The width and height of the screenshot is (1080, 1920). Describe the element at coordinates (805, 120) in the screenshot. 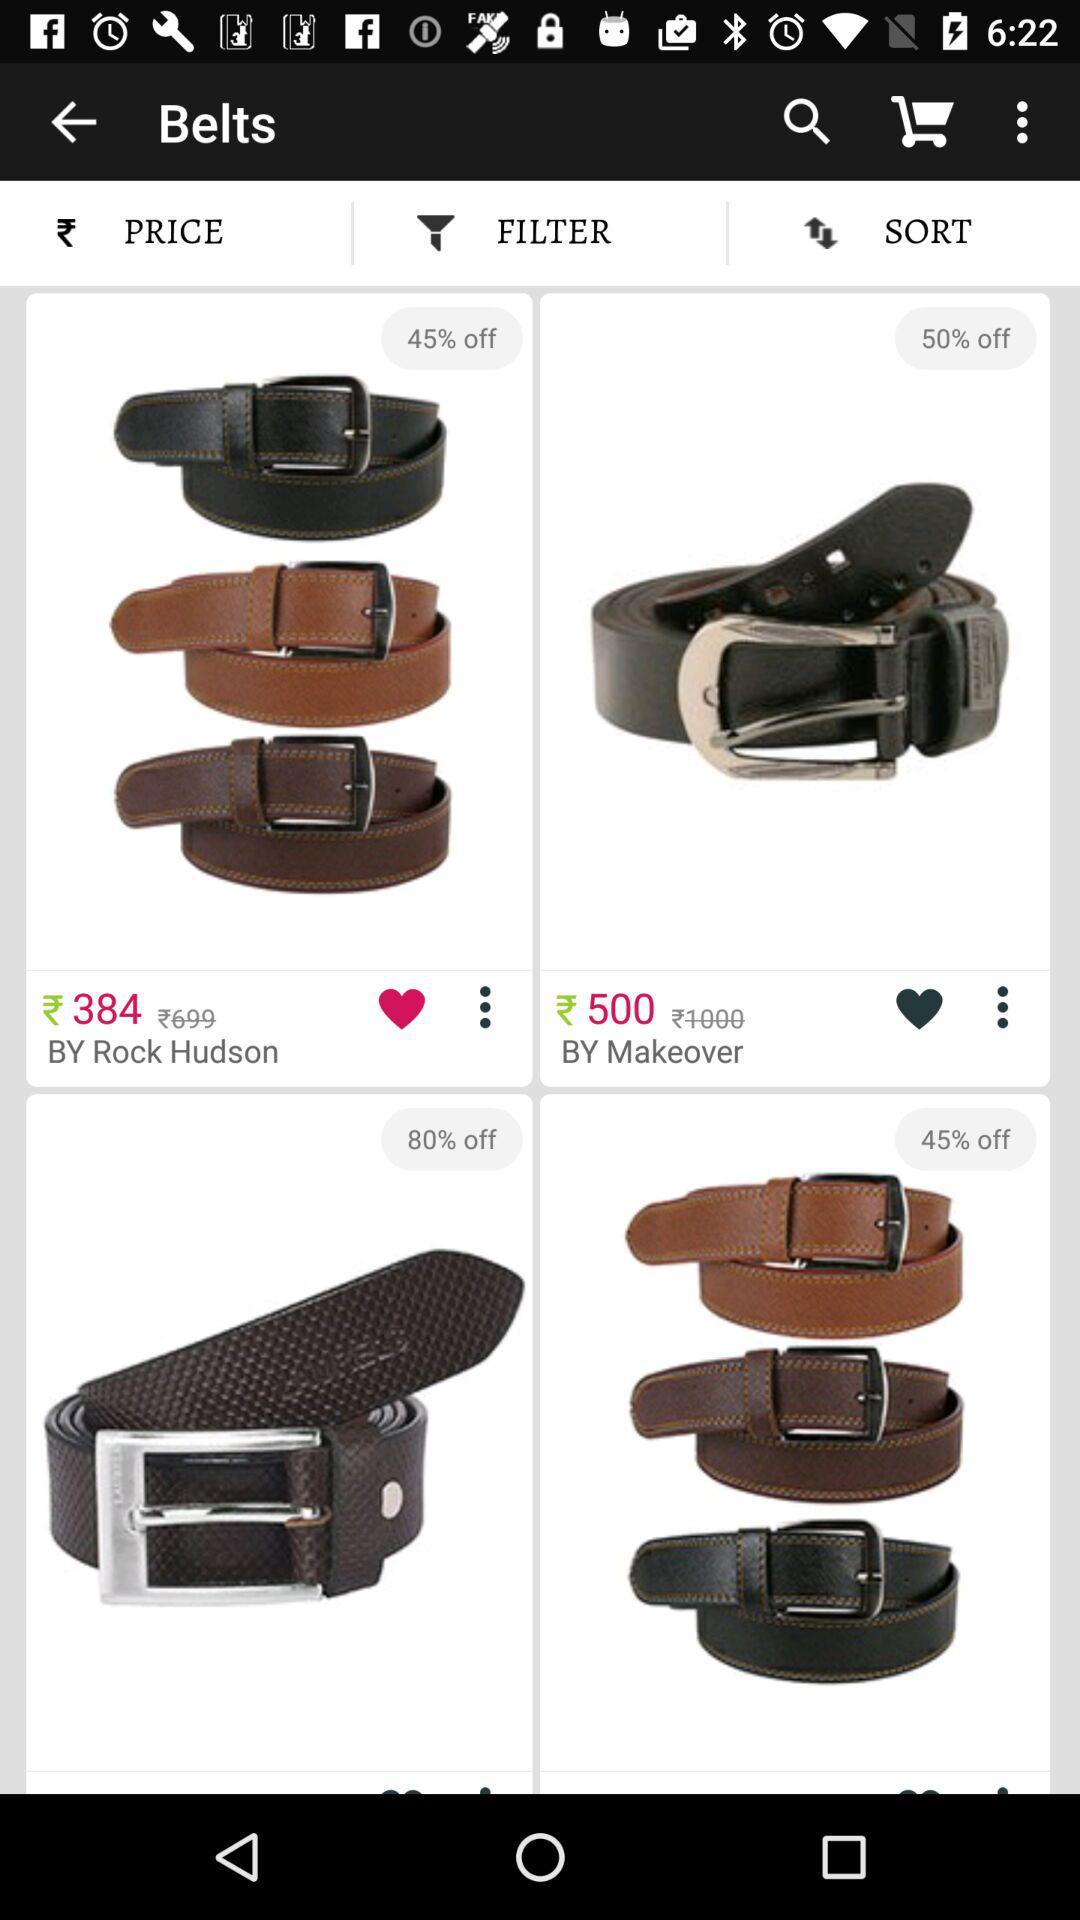

I see `icon above the sort item` at that location.